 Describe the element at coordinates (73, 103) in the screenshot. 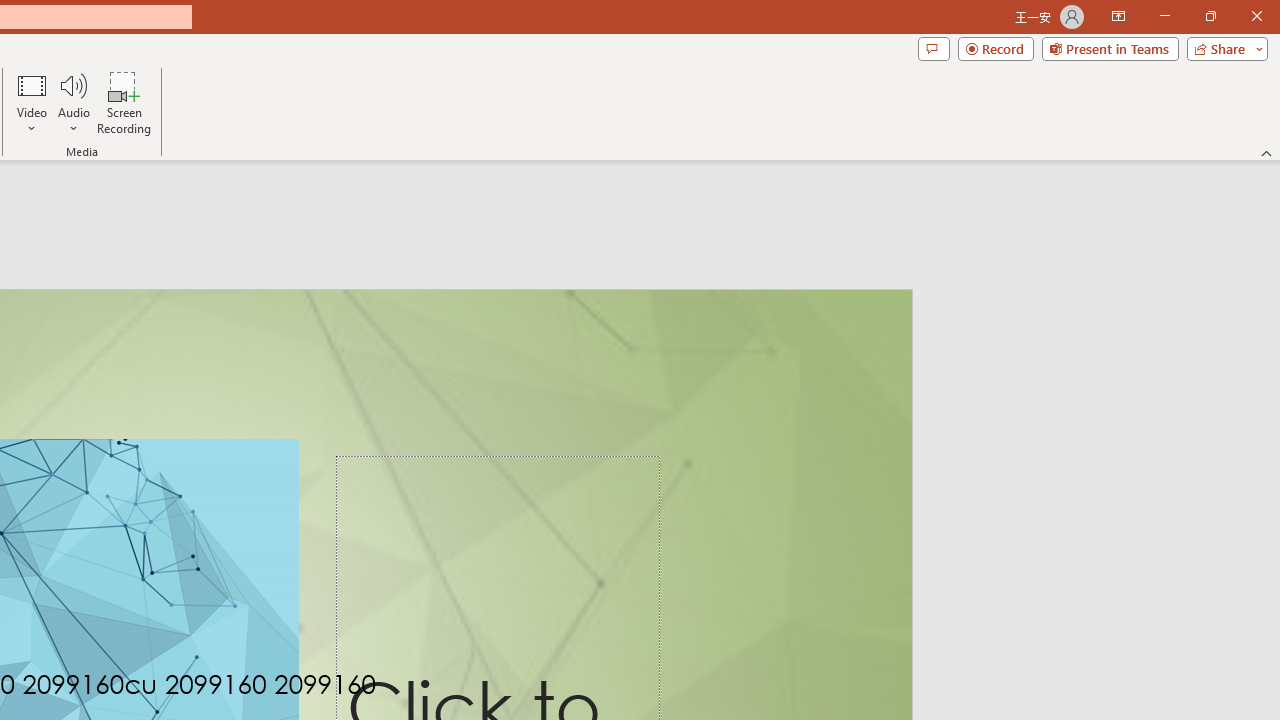

I see `'Audio'` at that location.